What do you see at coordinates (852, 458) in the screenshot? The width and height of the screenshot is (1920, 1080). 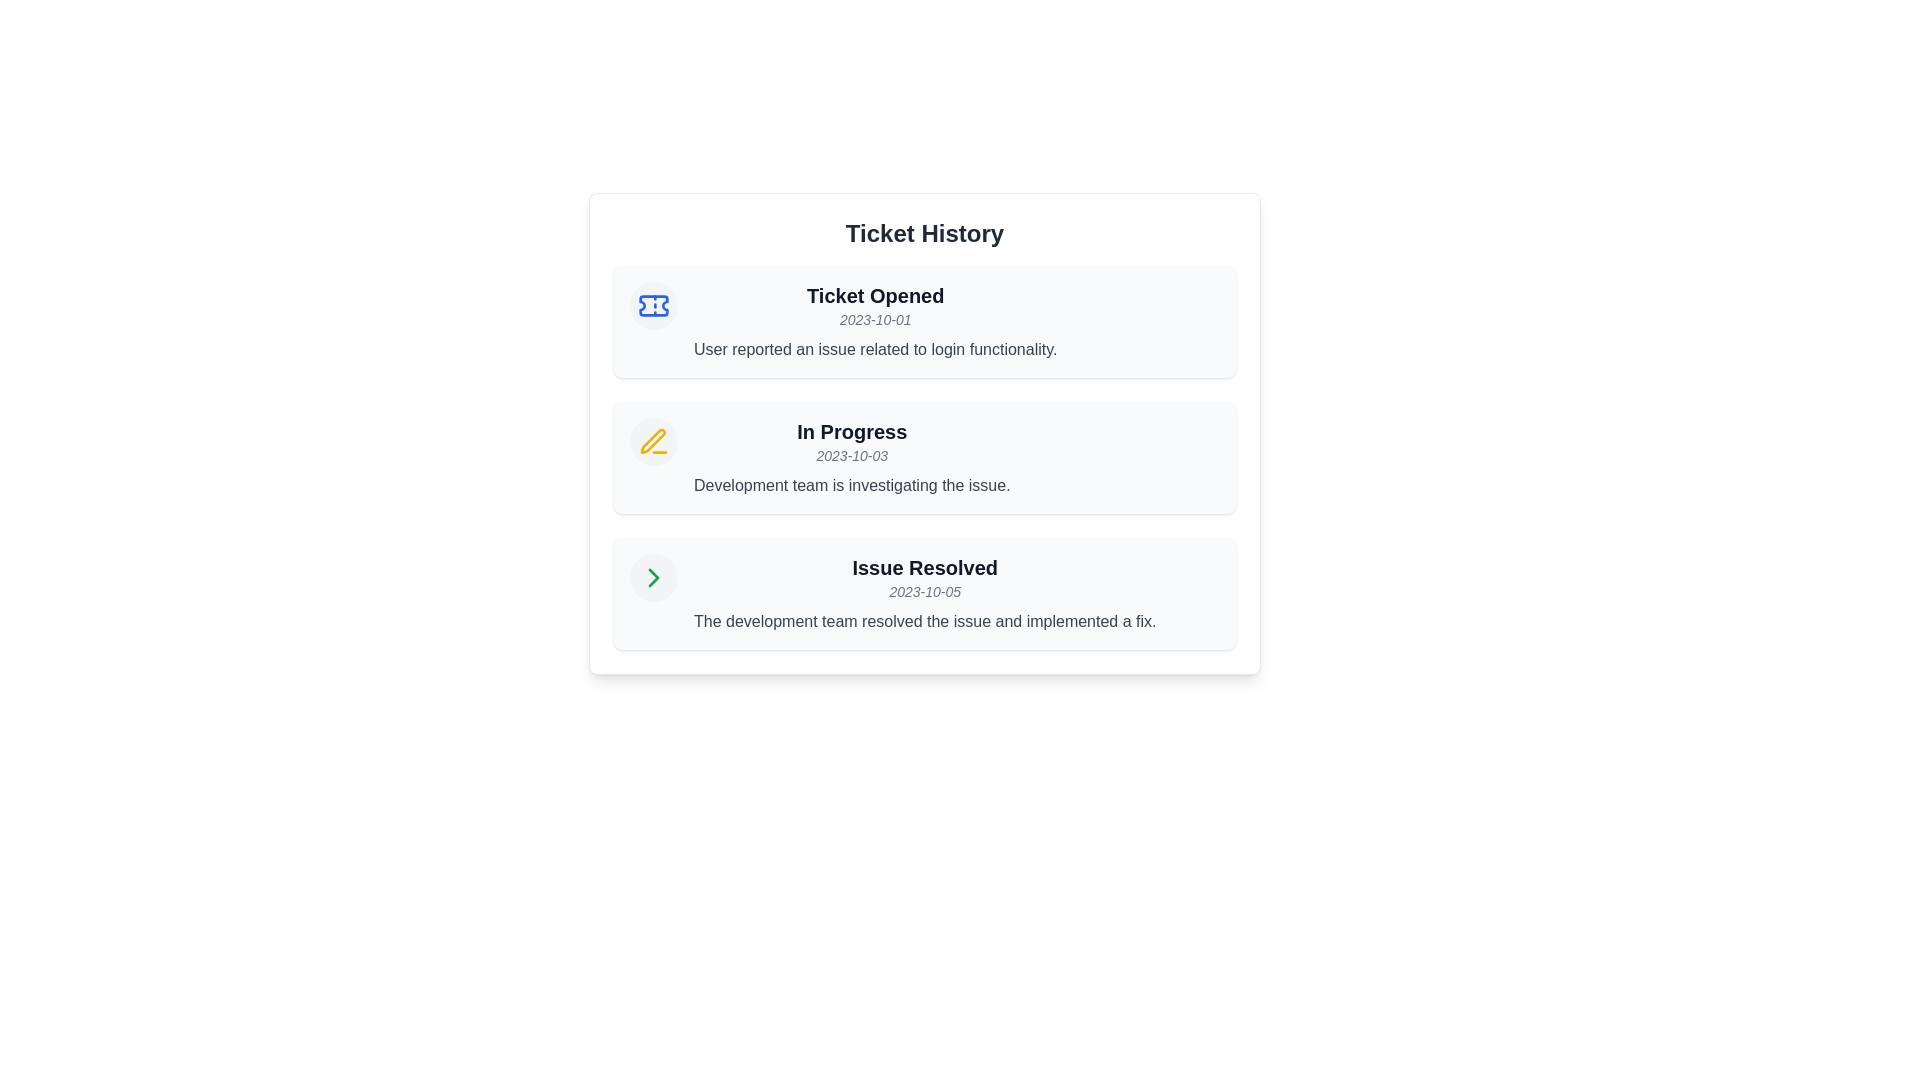 I see `the Text block displaying the current status of a ticket in the second panel of the 'Ticket History' section` at bounding box center [852, 458].